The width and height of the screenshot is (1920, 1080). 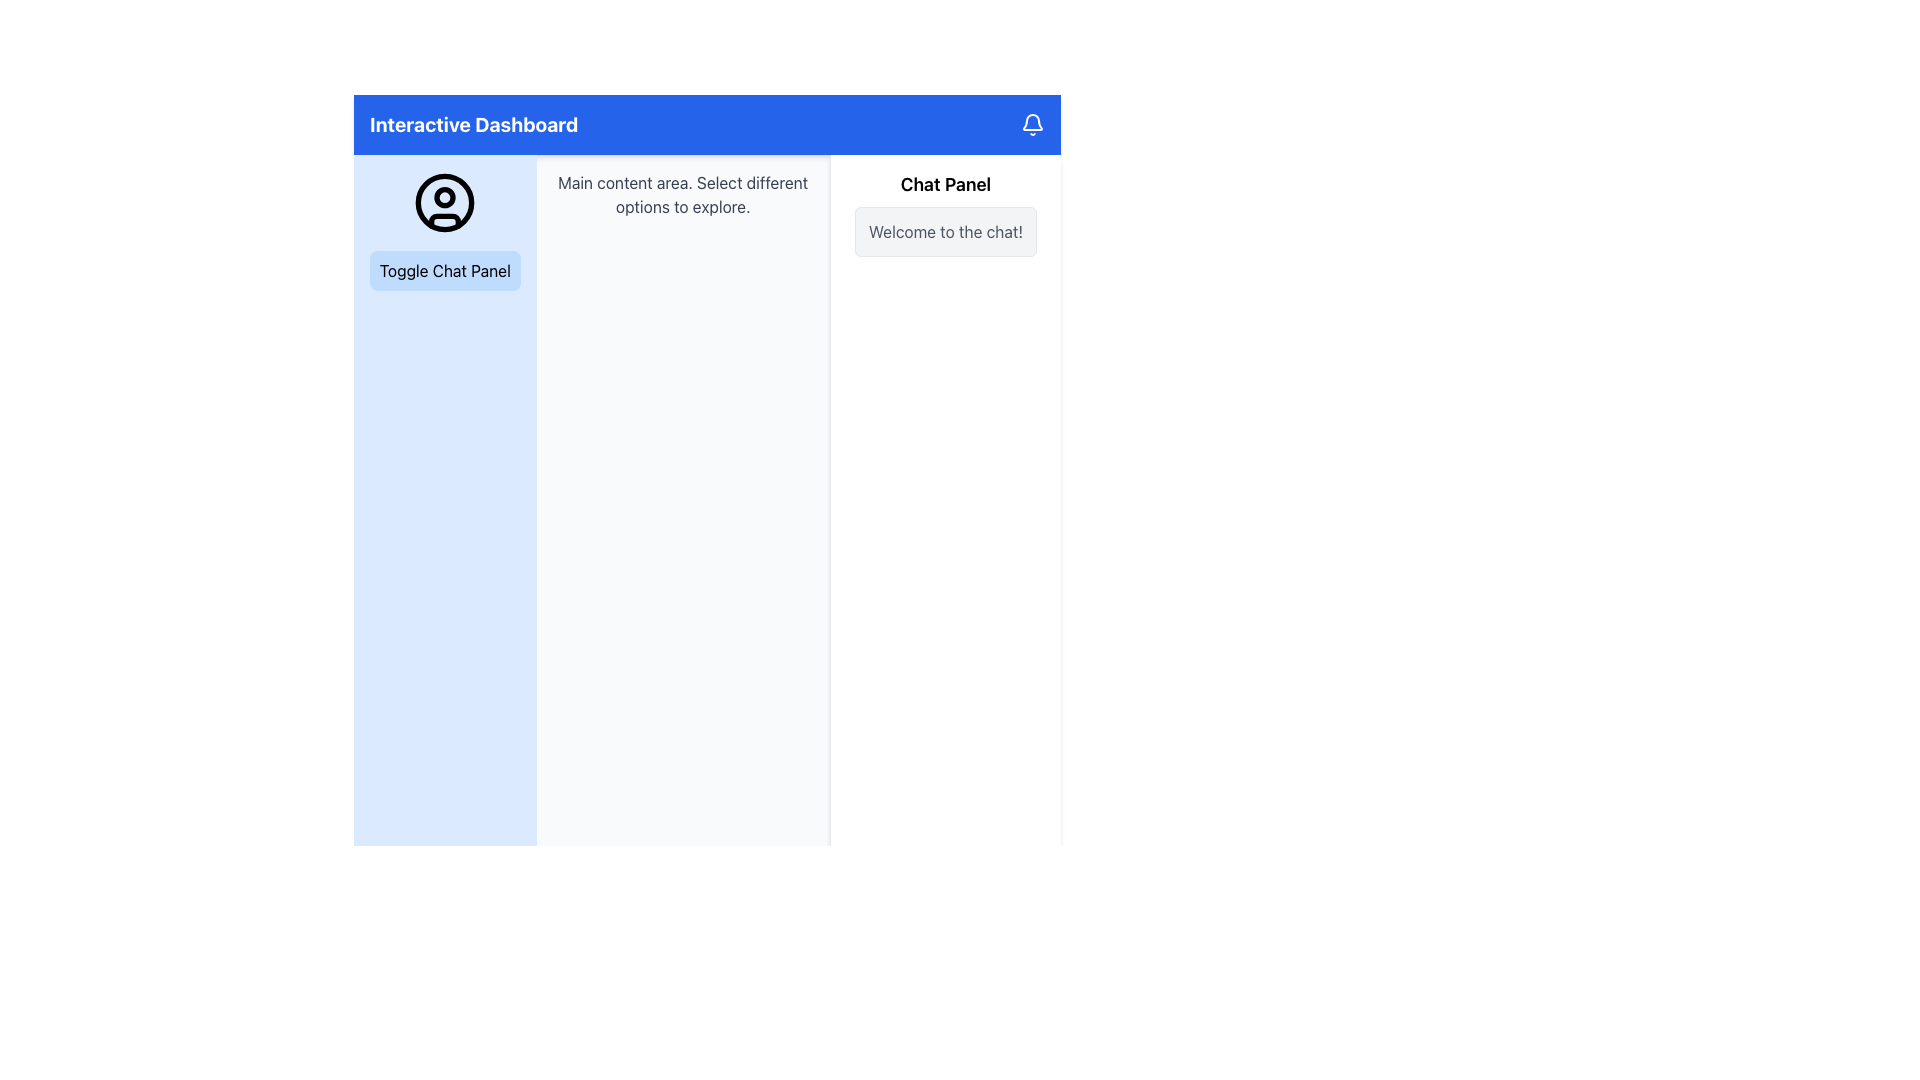 I want to click on the 'Chat Panel' text label, which is a large, bold label located at the top of the right vertical panel in the interface, so click(x=944, y=185).